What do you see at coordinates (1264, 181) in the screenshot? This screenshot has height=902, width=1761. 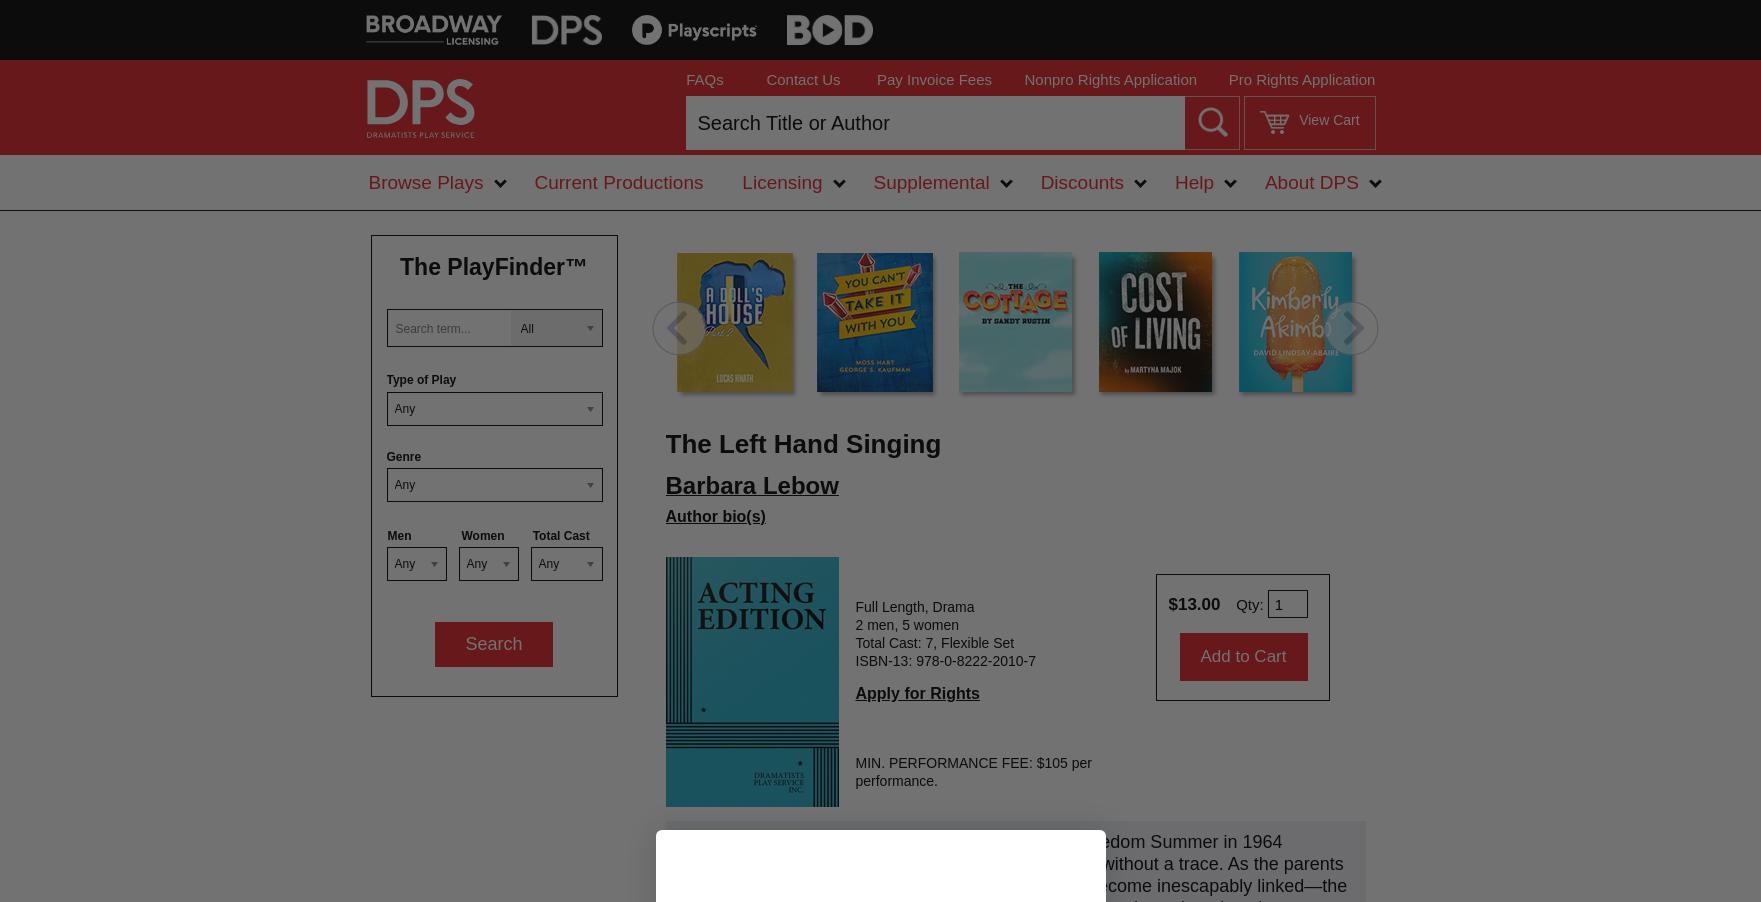 I see `'About DPS'` at bounding box center [1264, 181].